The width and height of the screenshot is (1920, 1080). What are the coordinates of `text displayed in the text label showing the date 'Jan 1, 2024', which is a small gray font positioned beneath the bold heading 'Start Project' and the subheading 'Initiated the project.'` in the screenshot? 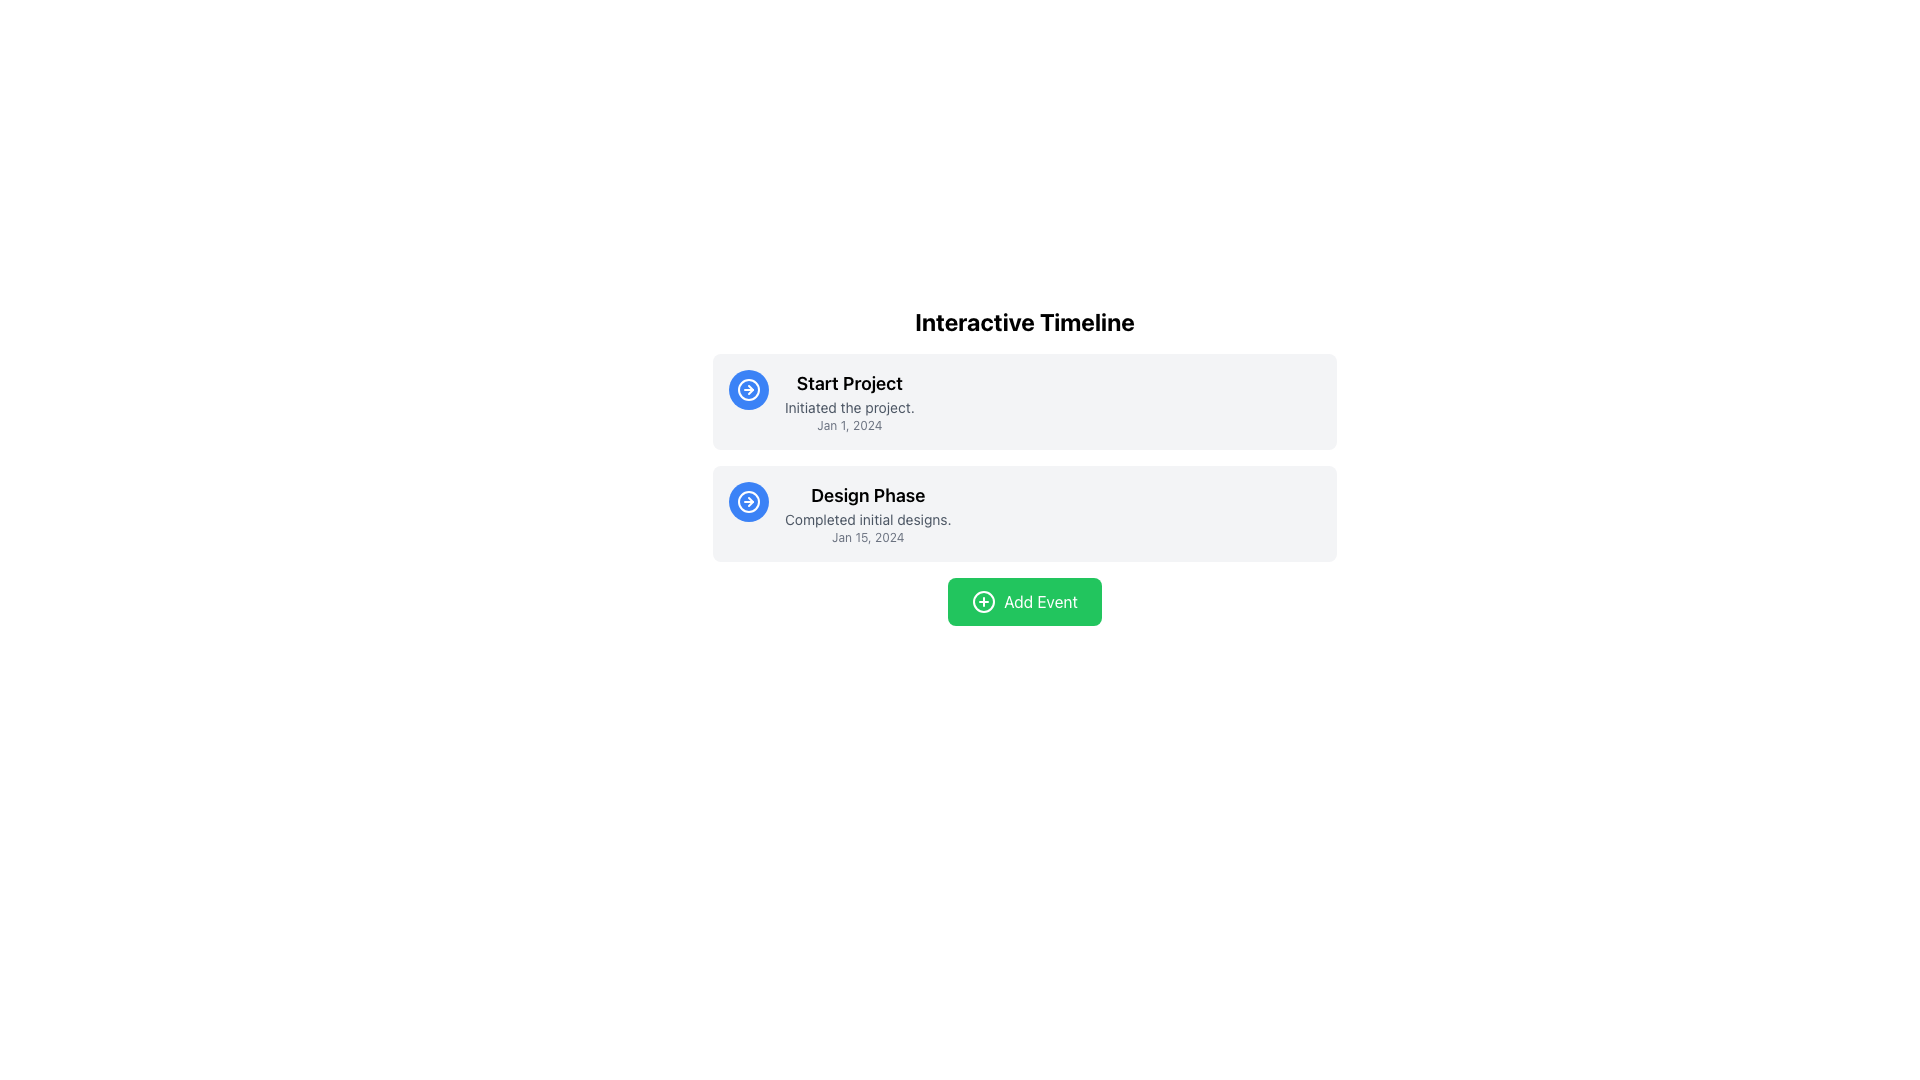 It's located at (849, 424).